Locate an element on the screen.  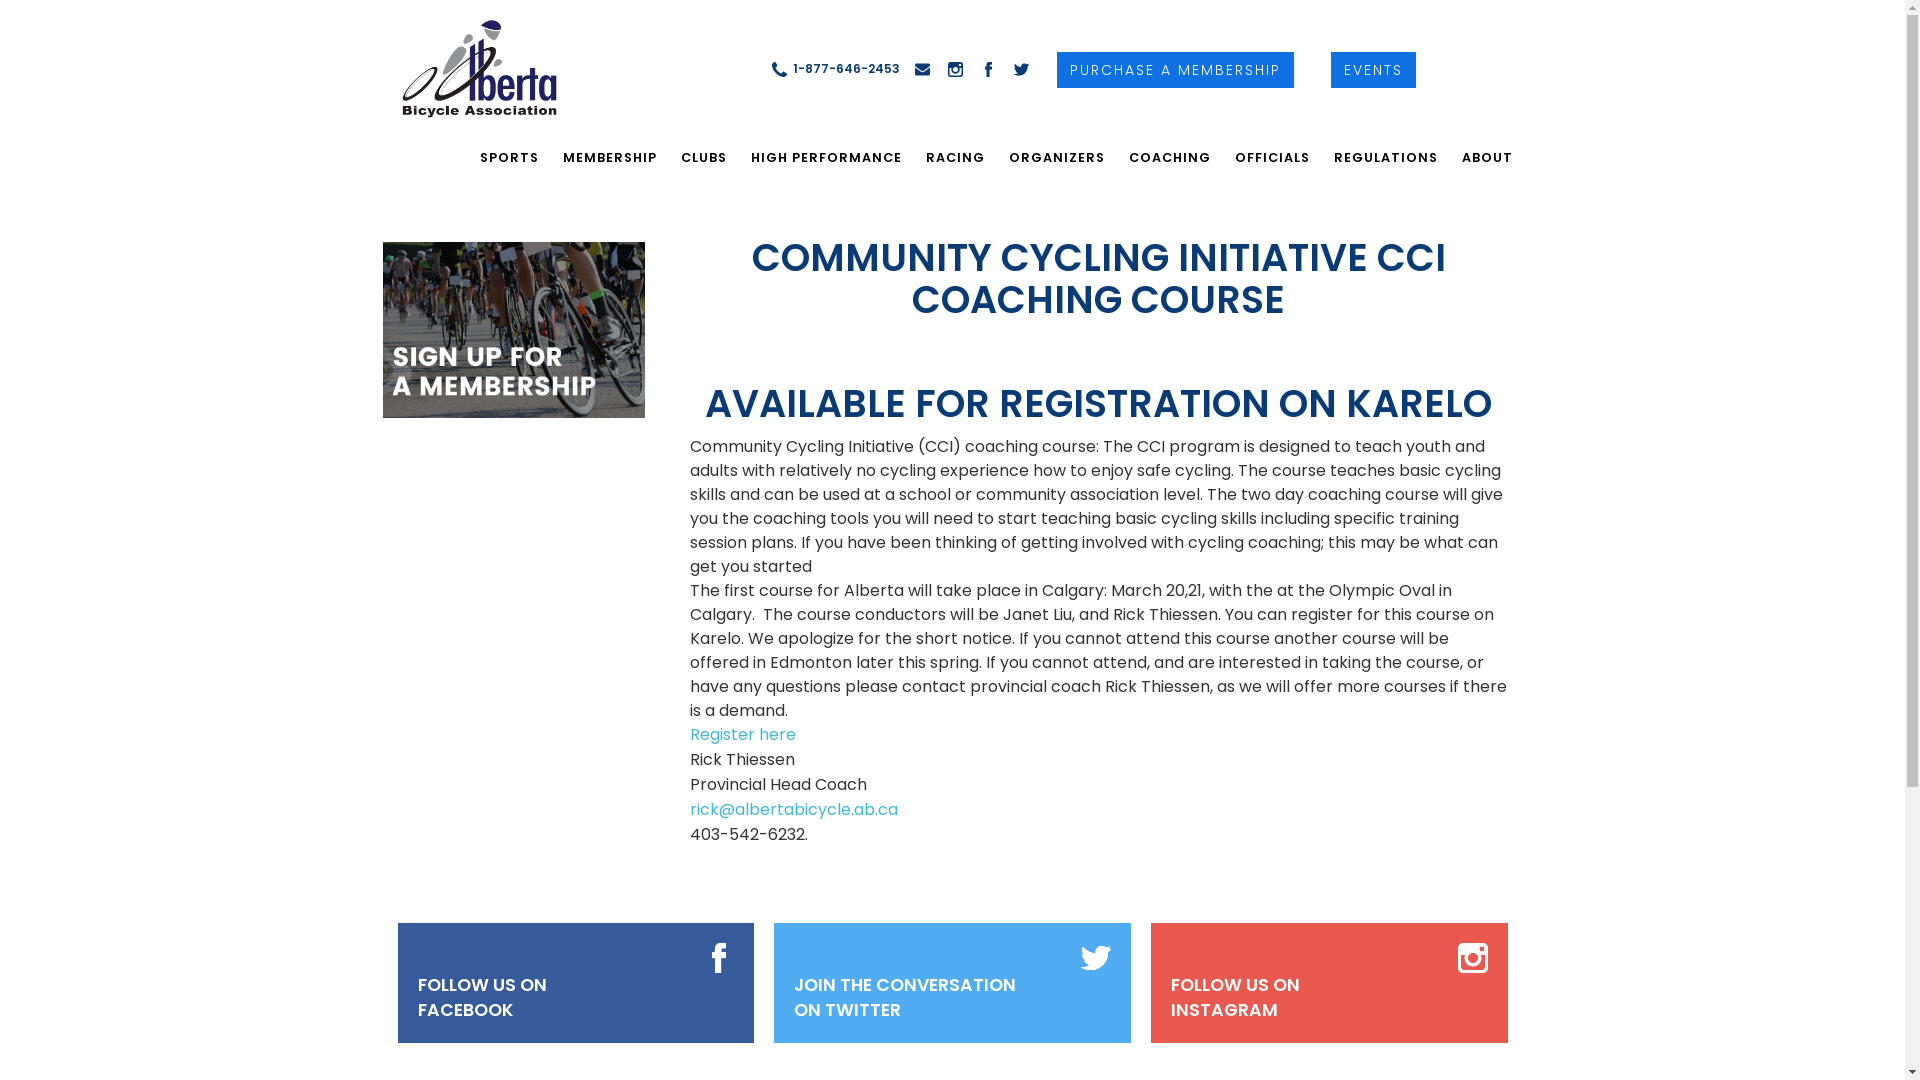
'OFFICIALS' is located at coordinates (1270, 157).